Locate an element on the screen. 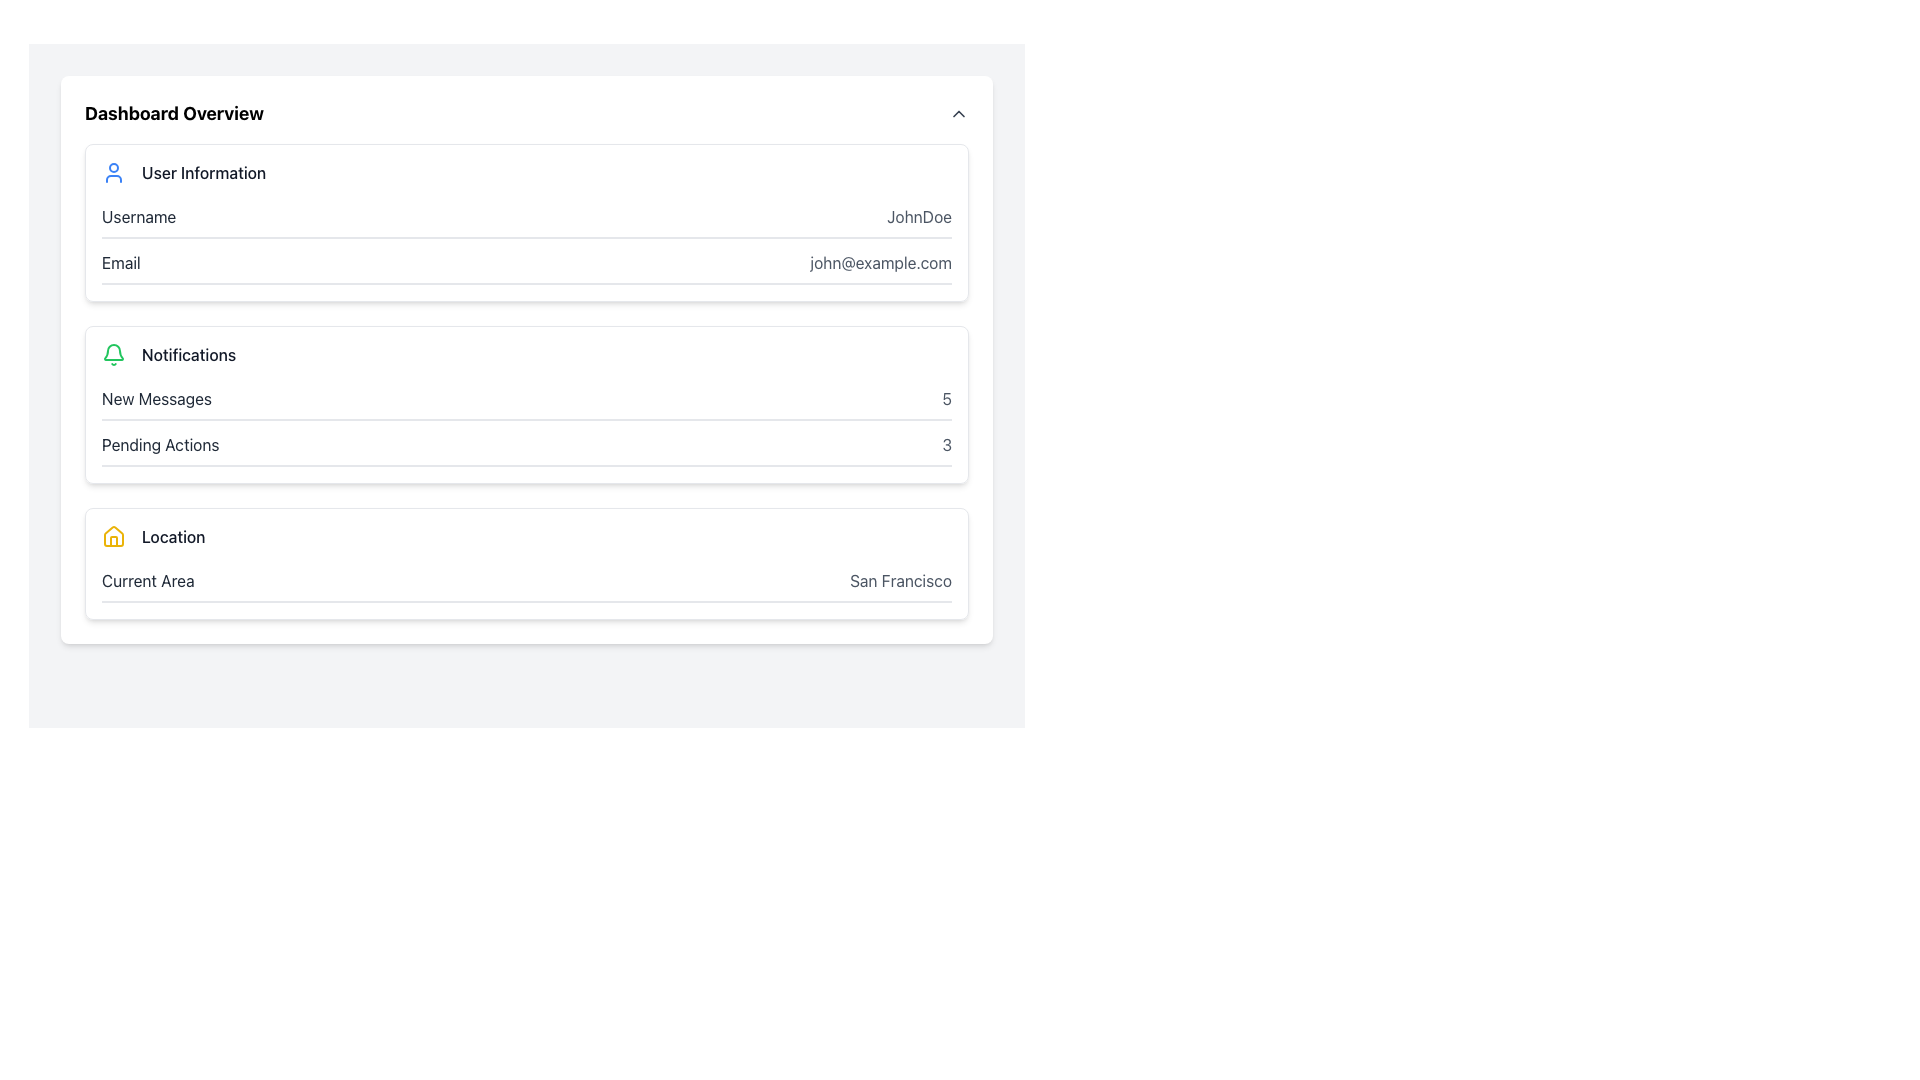 The image size is (1920, 1080). the 'San Francisco' text label displayed in light gray font color, located under the 'Current Area' heading in the 'Location' section is located at coordinates (900, 581).